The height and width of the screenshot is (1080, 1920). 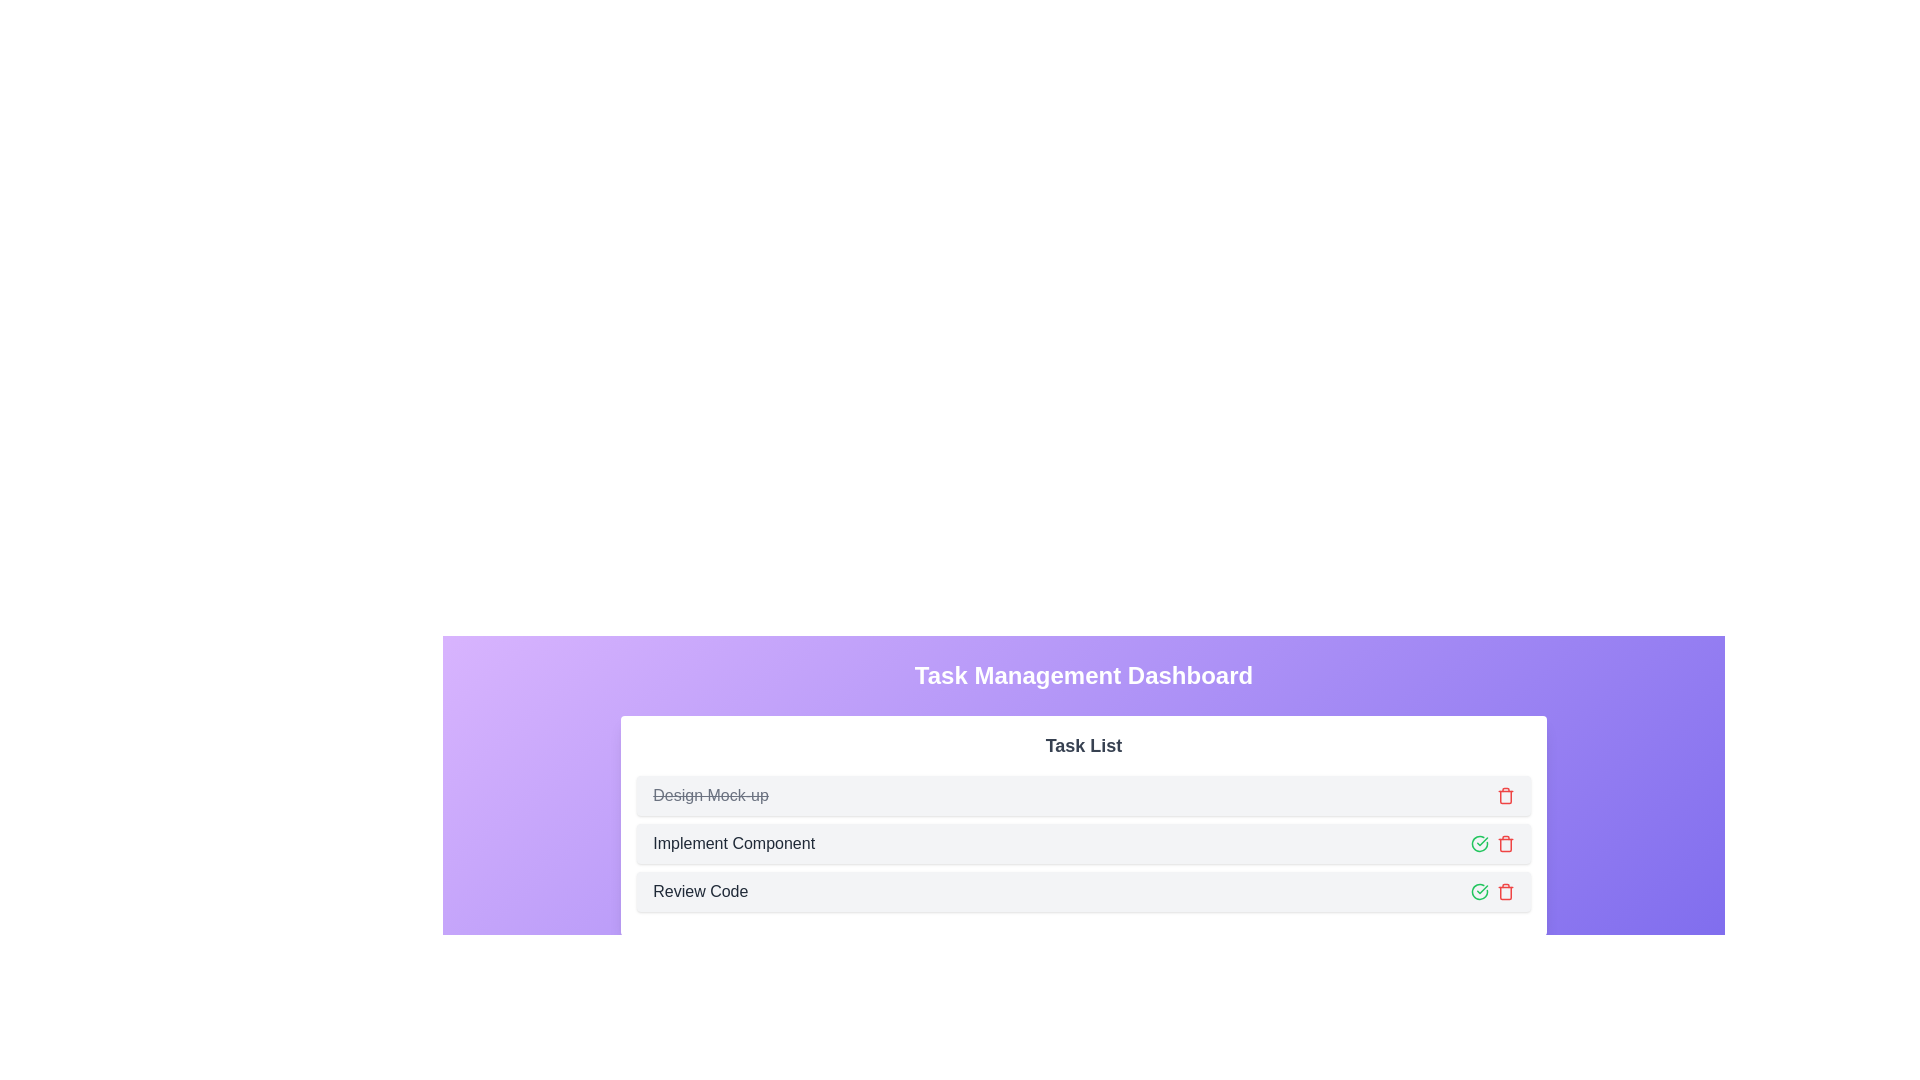 What do you see at coordinates (1505, 844) in the screenshot?
I see `the delete icon button located at the rightmost position` at bounding box center [1505, 844].